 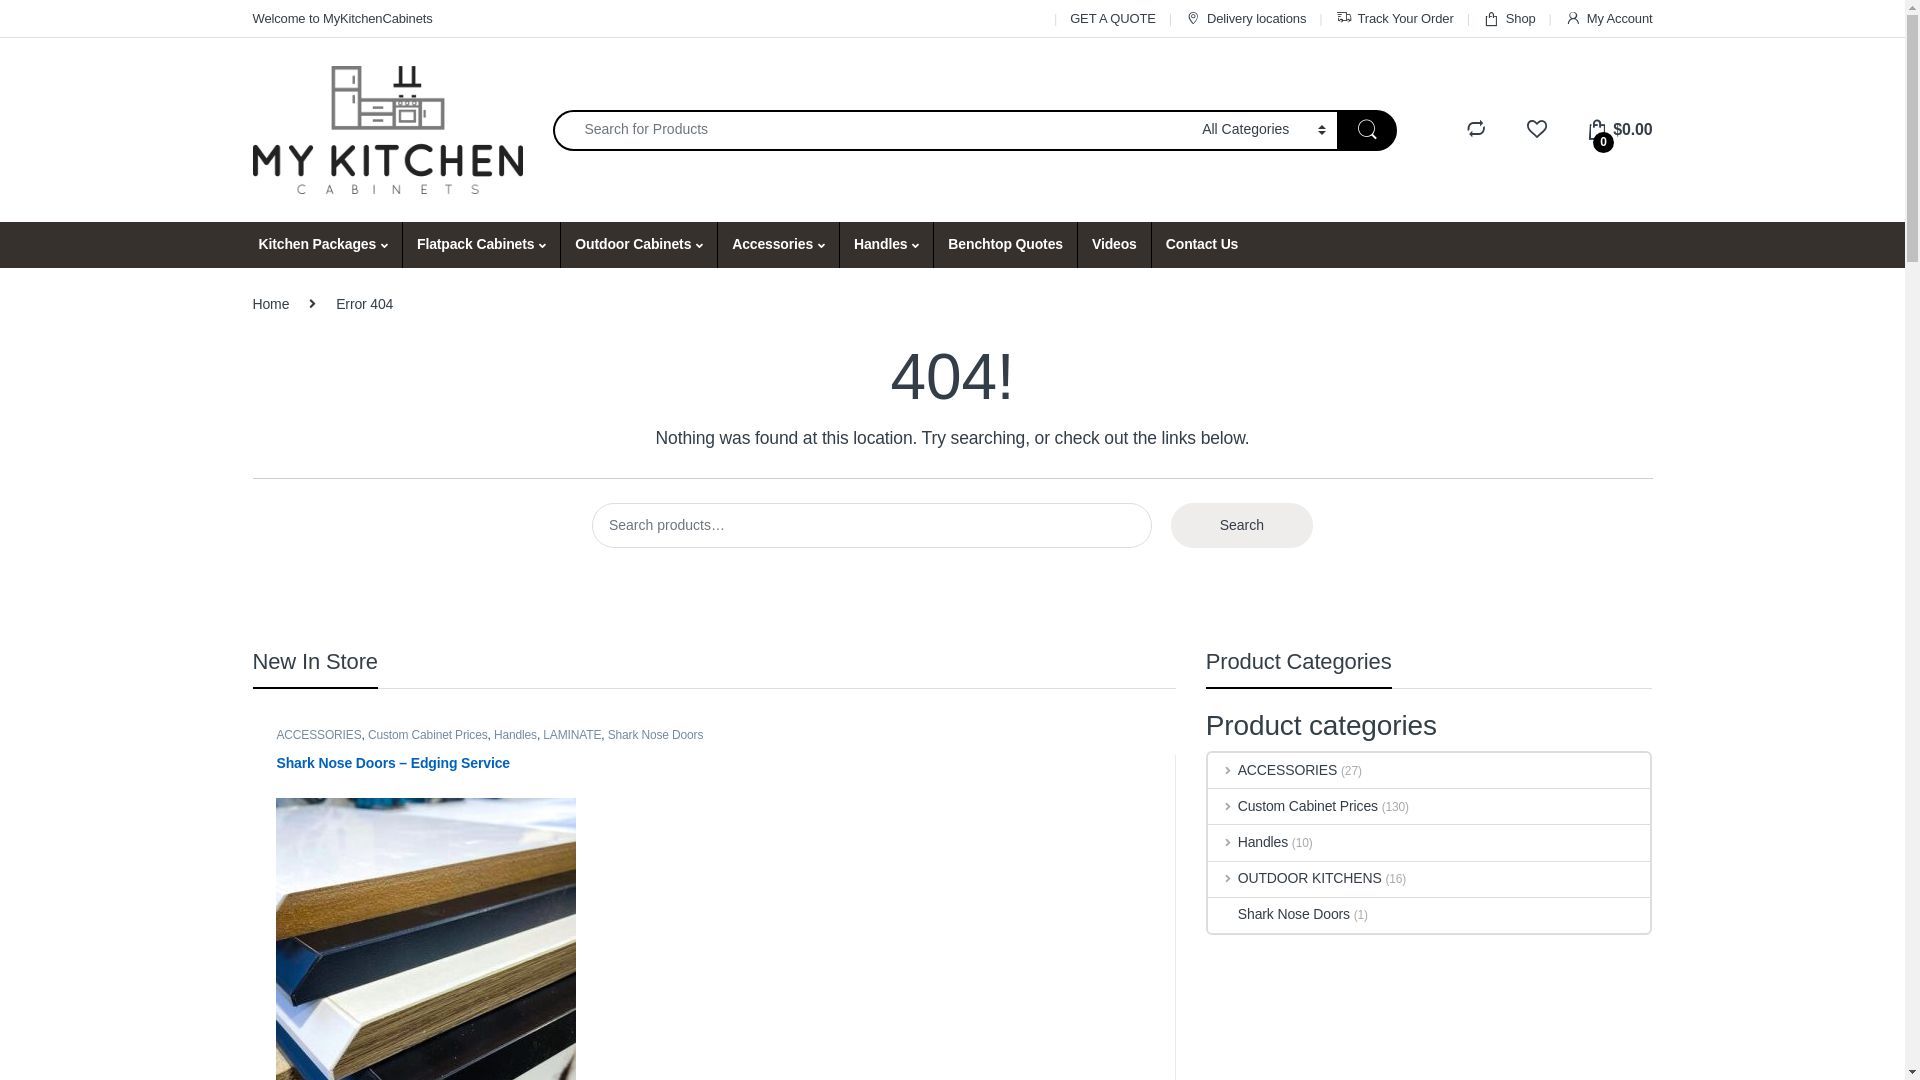 What do you see at coordinates (1200, 244) in the screenshot?
I see `'Contact Us'` at bounding box center [1200, 244].